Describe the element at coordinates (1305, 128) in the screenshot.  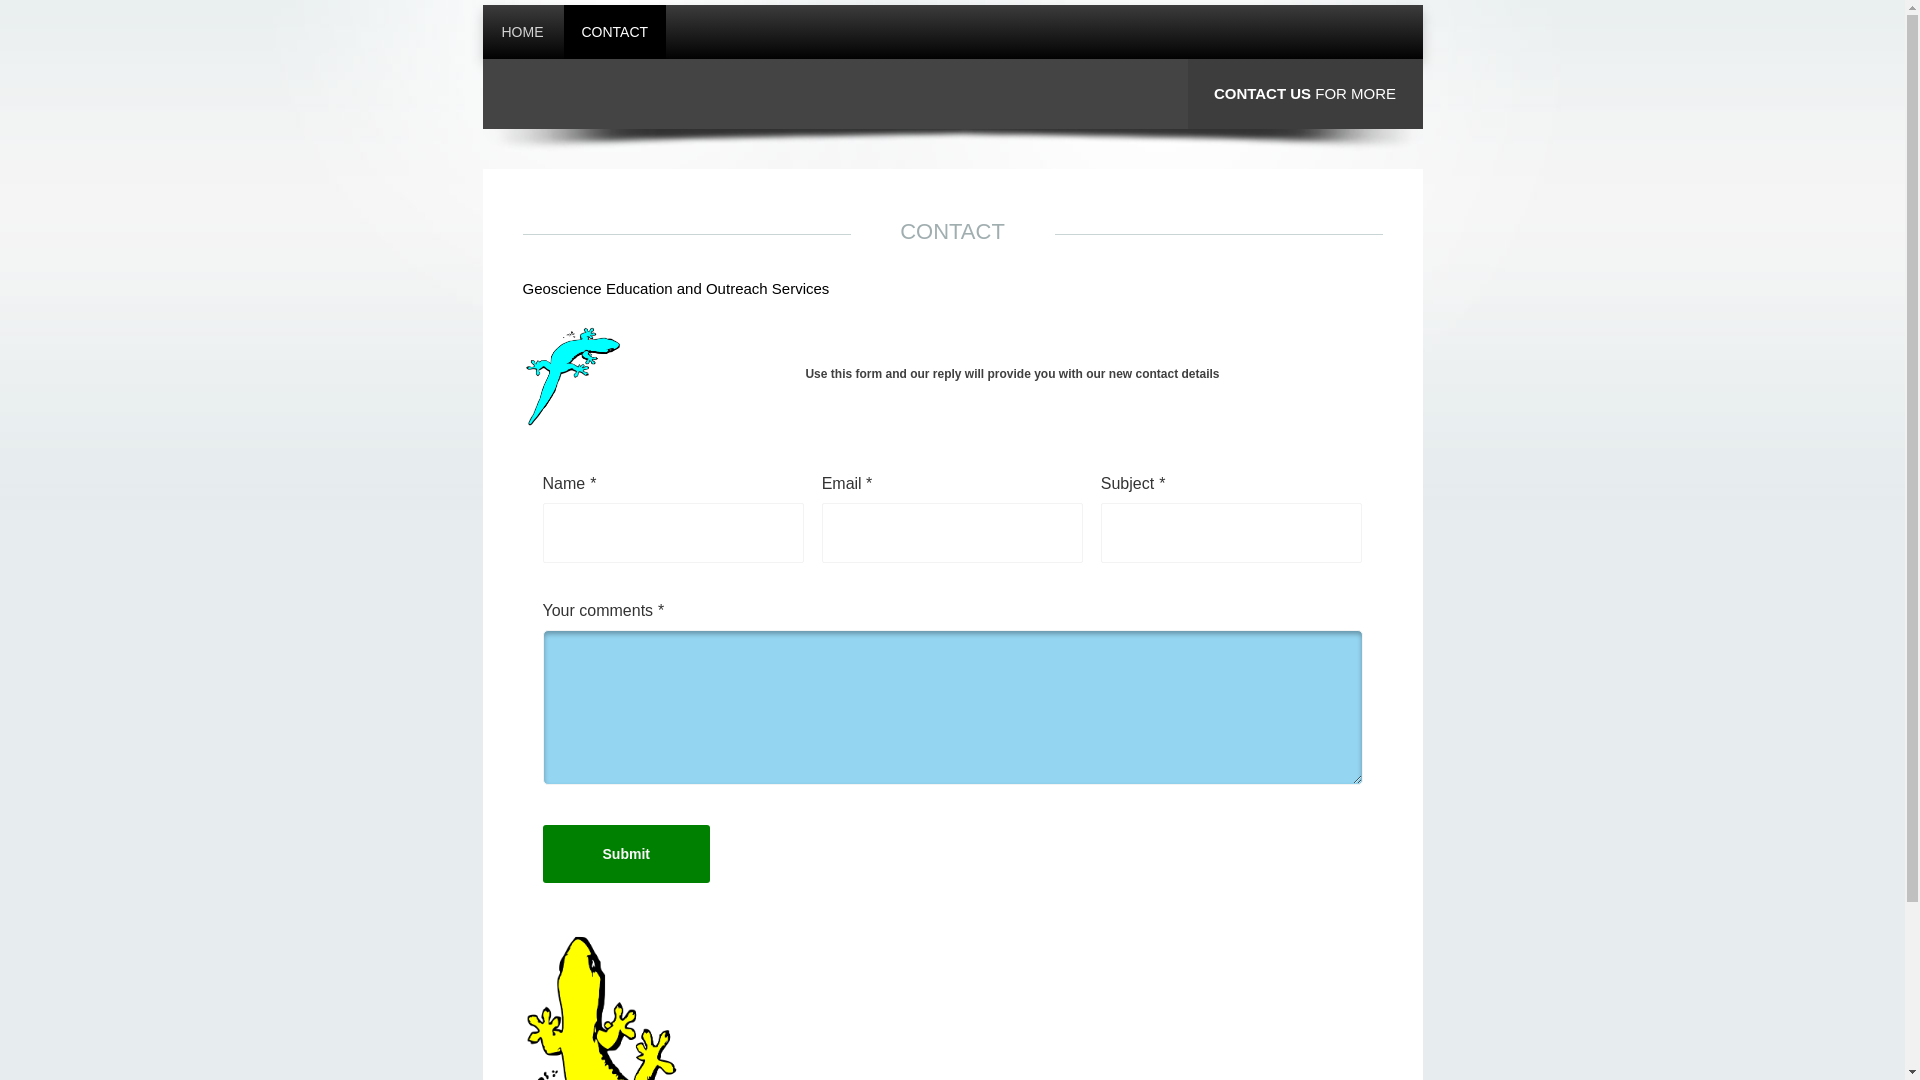
I see `'CONTACT US FOR MORE INFO'` at that location.